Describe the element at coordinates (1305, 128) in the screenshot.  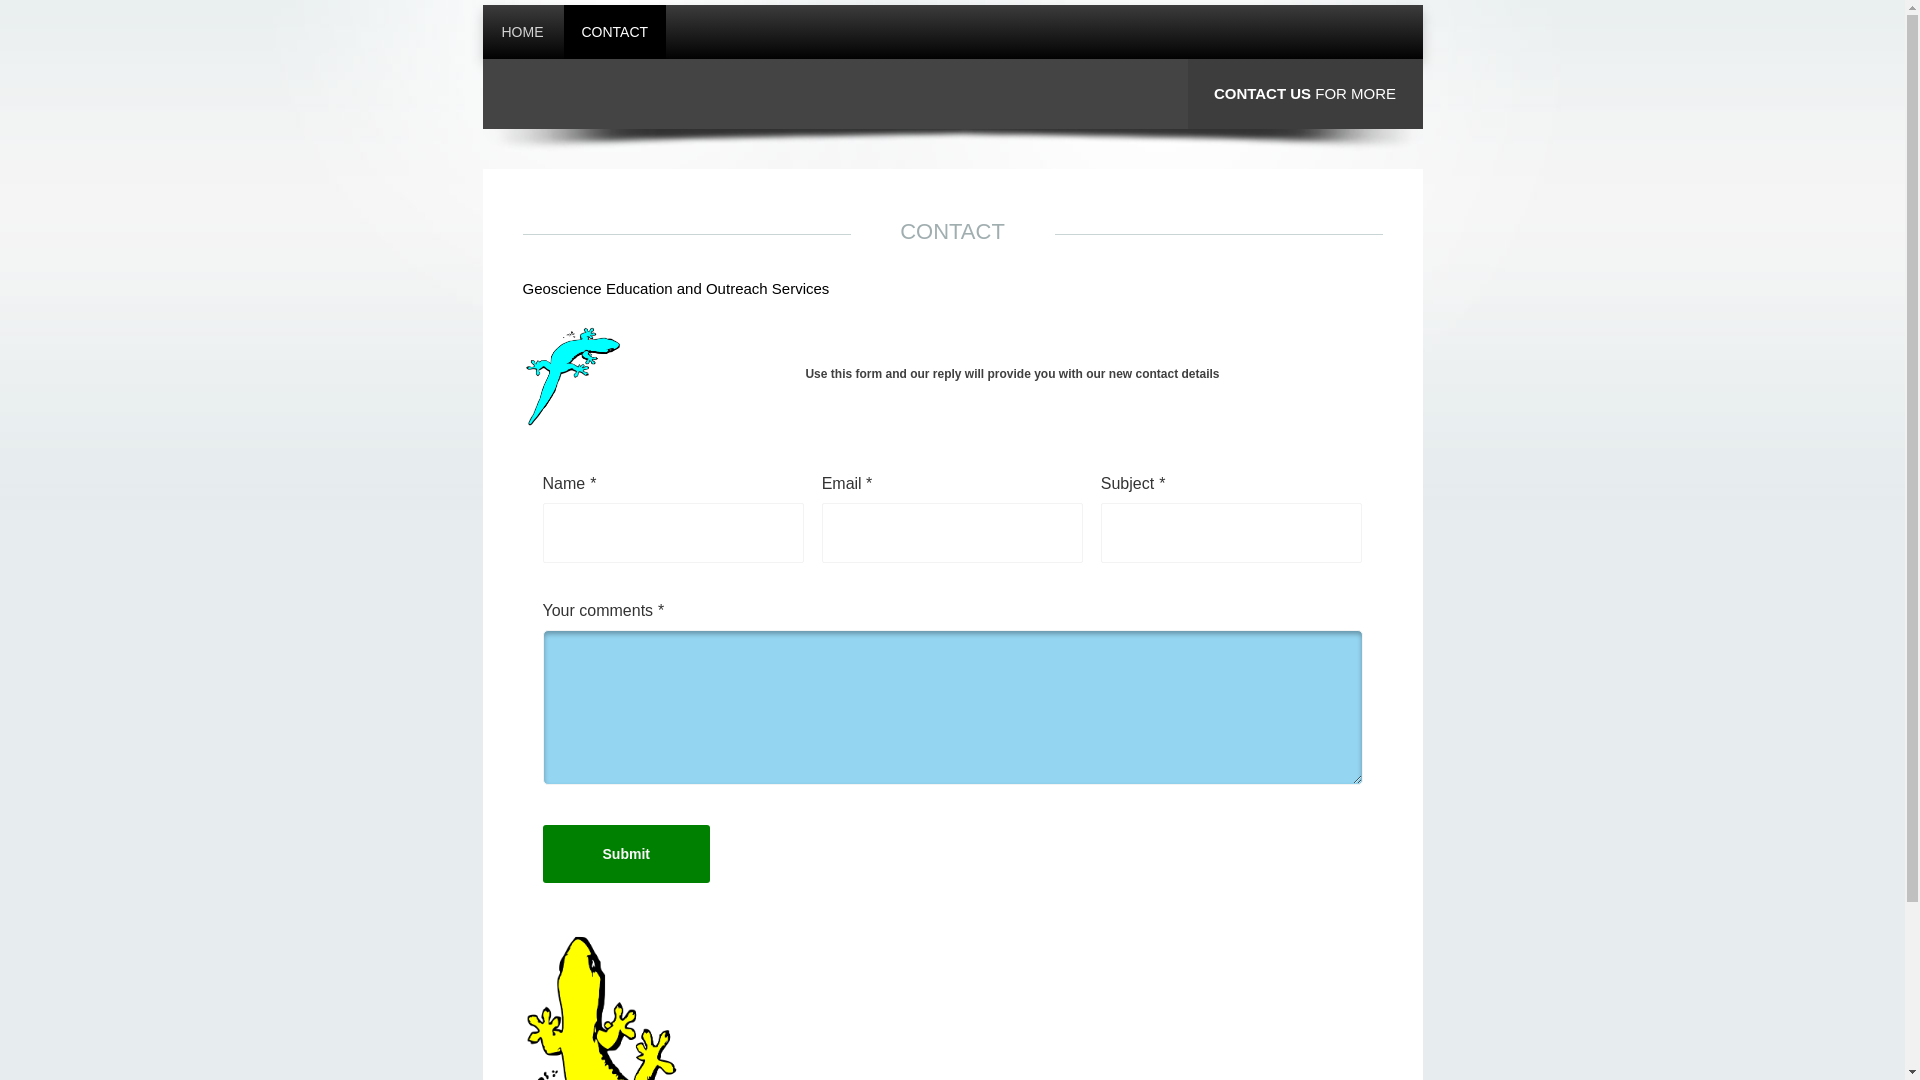
I see `'CONTACT US FOR MORE INFO'` at that location.